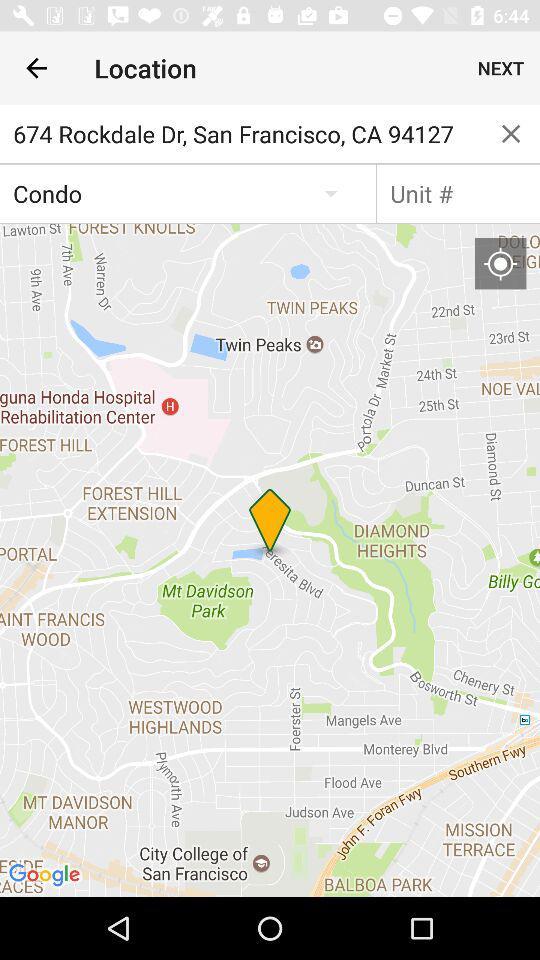 The width and height of the screenshot is (540, 960). Describe the element at coordinates (500, 68) in the screenshot. I see `the icon next to the location item` at that location.